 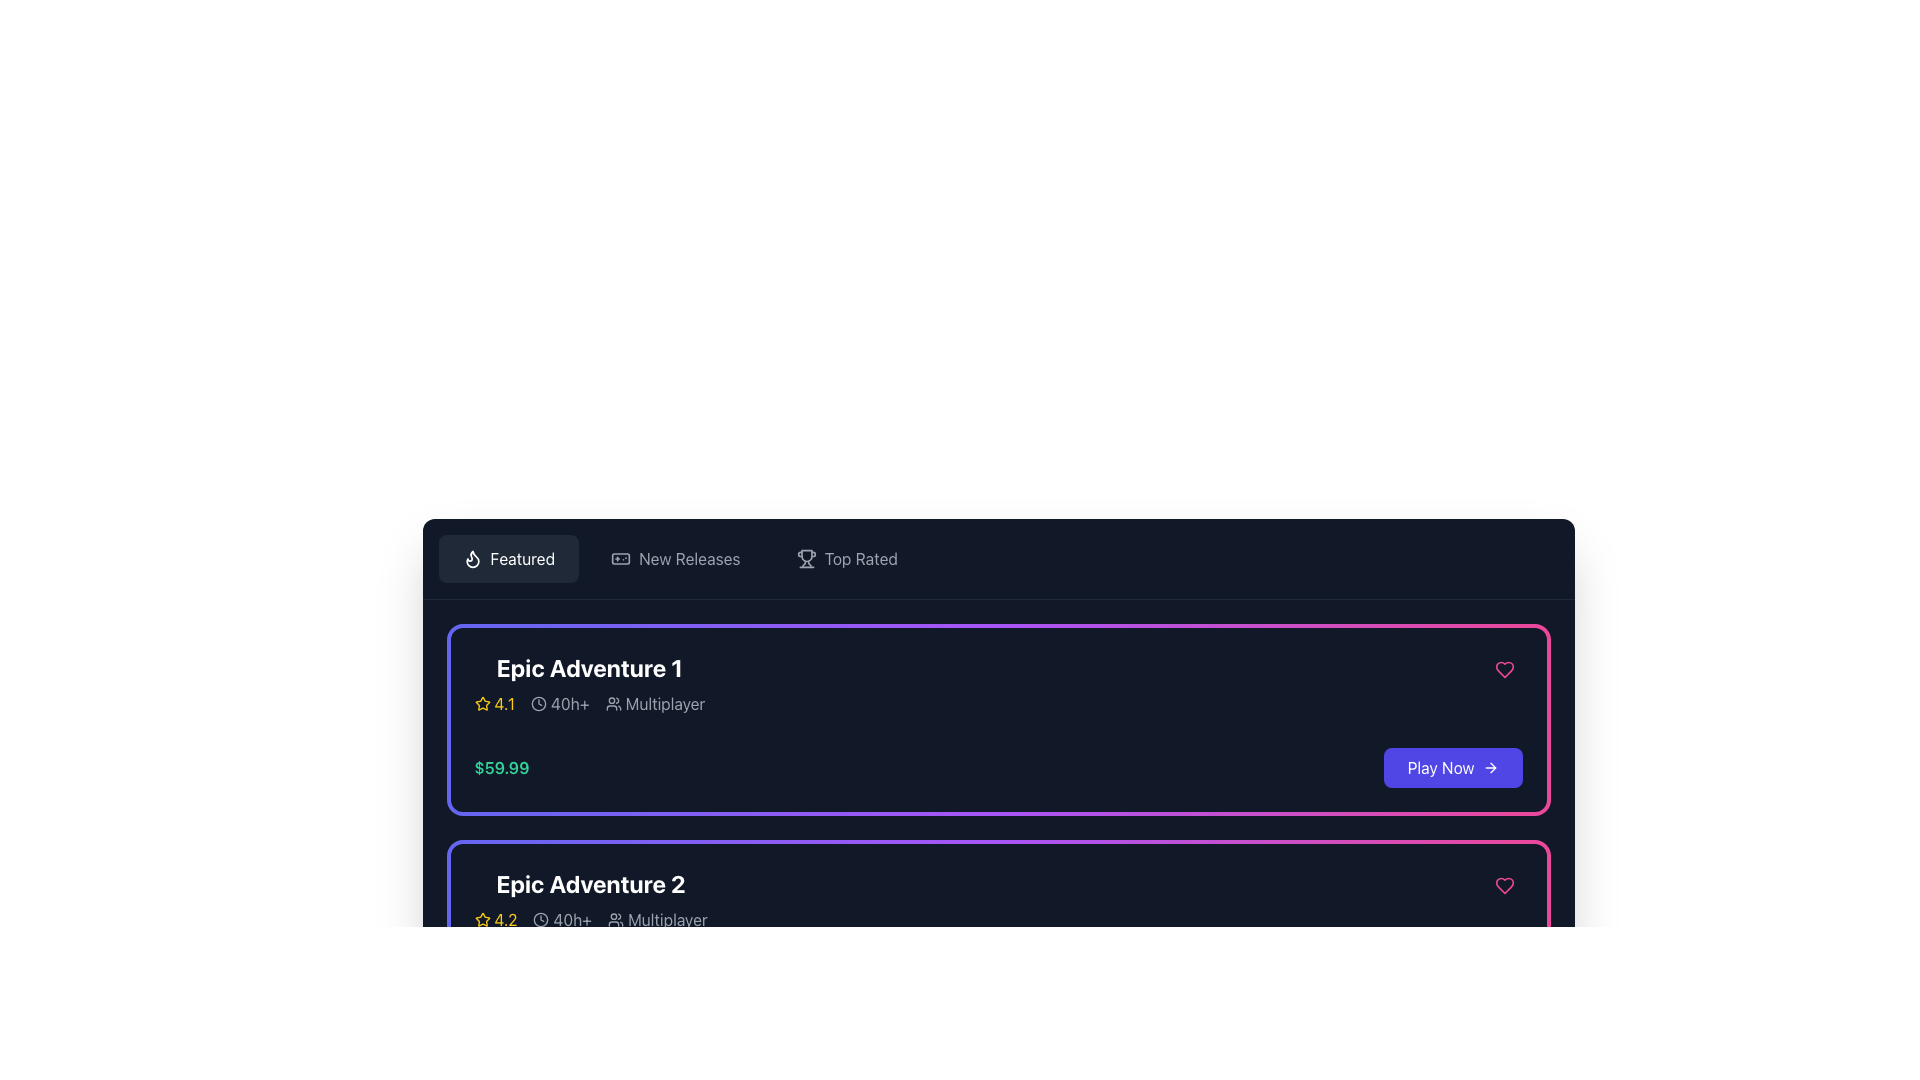 What do you see at coordinates (482, 920) in the screenshot?
I see `the yellow star icon representing the rating for 'Epic Adventure 2'` at bounding box center [482, 920].